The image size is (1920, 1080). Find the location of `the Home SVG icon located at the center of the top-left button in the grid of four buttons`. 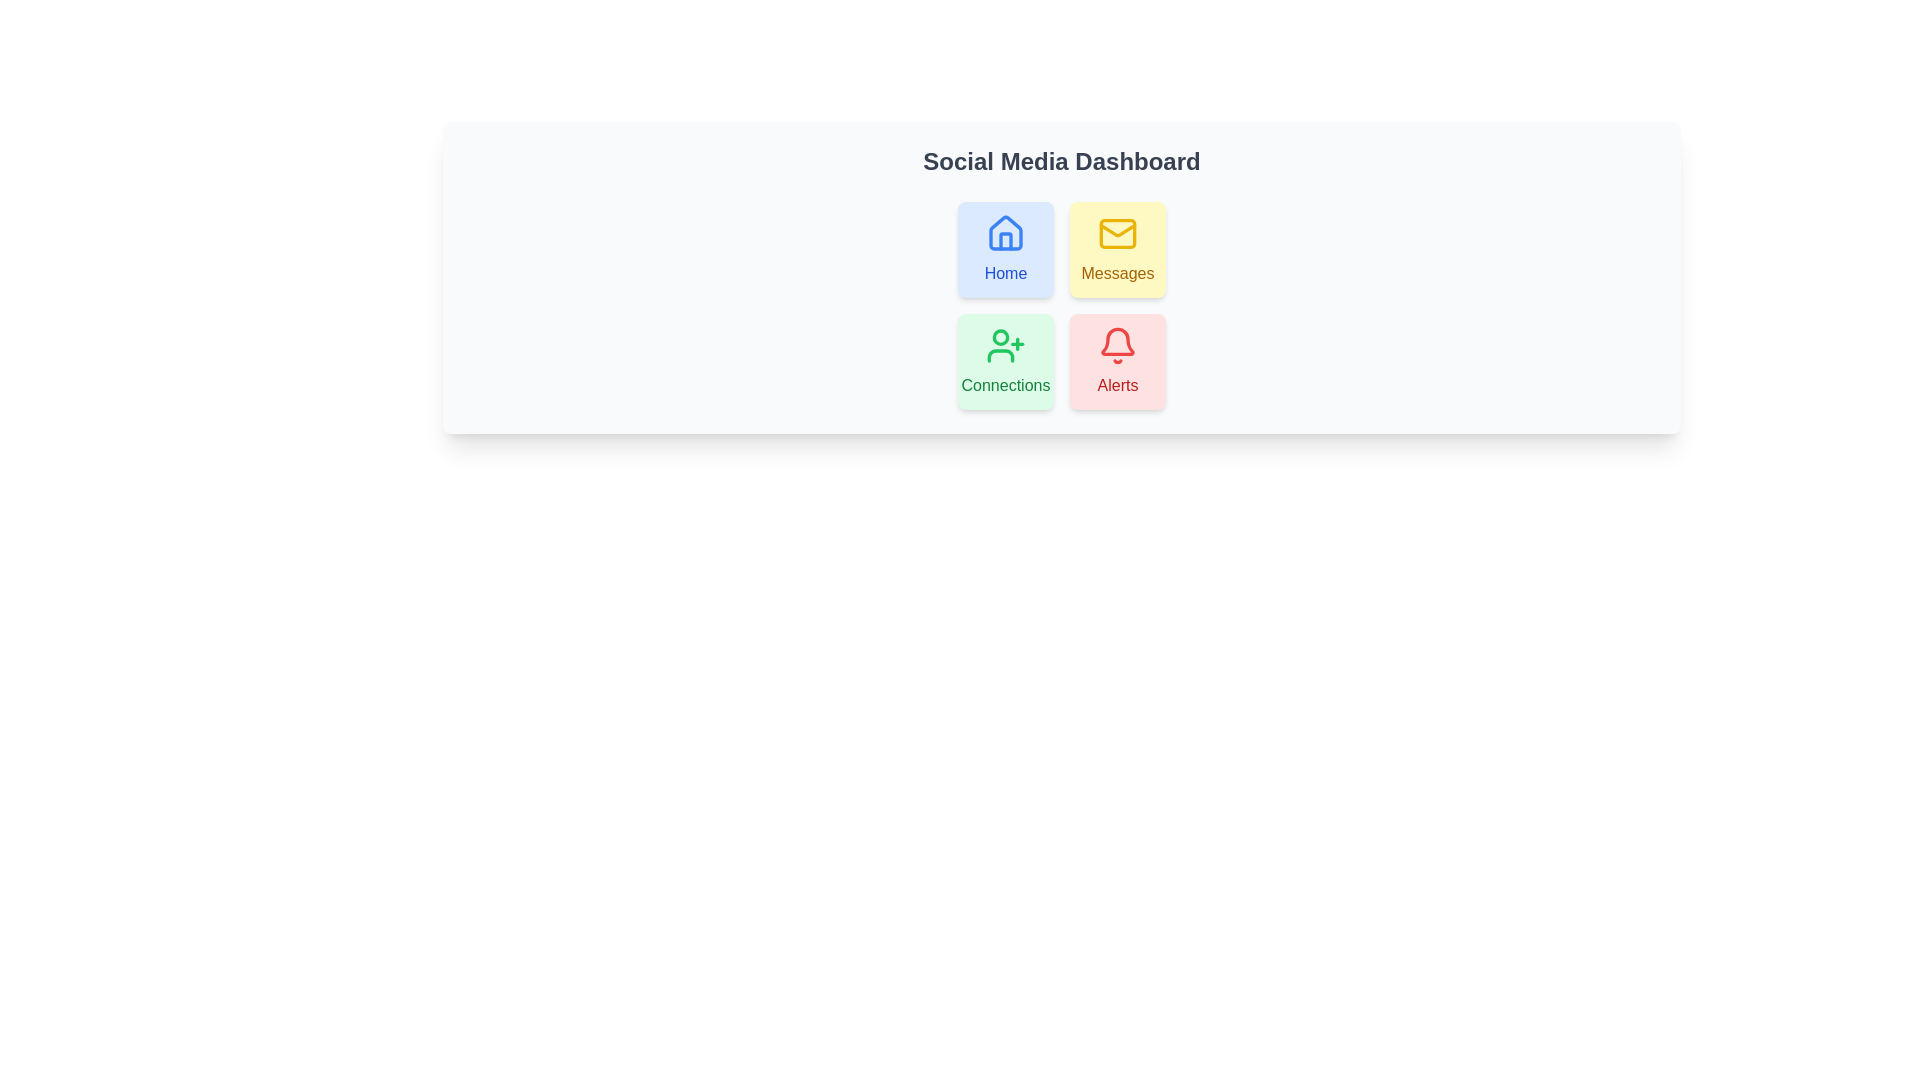

the Home SVG icon located at the center of the top-left button in the grid of four buttons is located at coordinates (1006, 233).